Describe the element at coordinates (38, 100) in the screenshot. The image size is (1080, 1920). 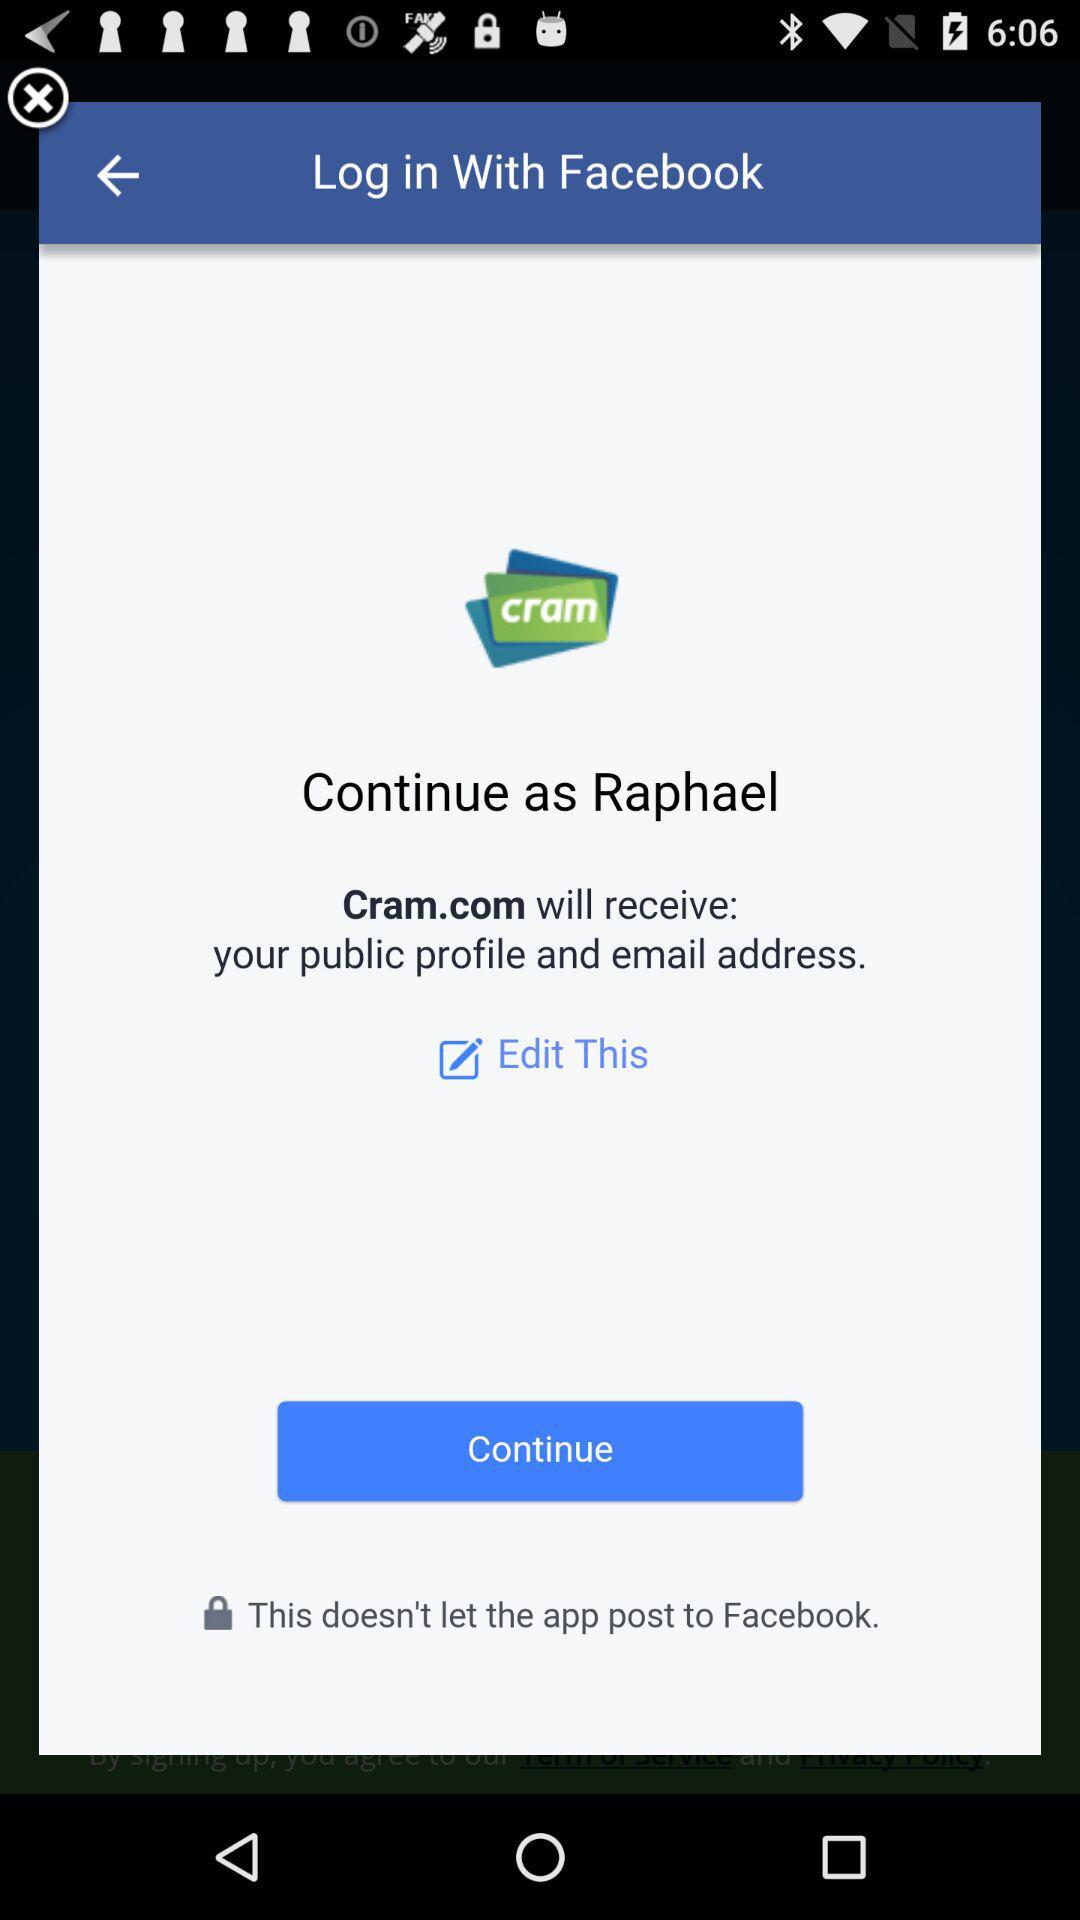
I see `delete button` at that location.